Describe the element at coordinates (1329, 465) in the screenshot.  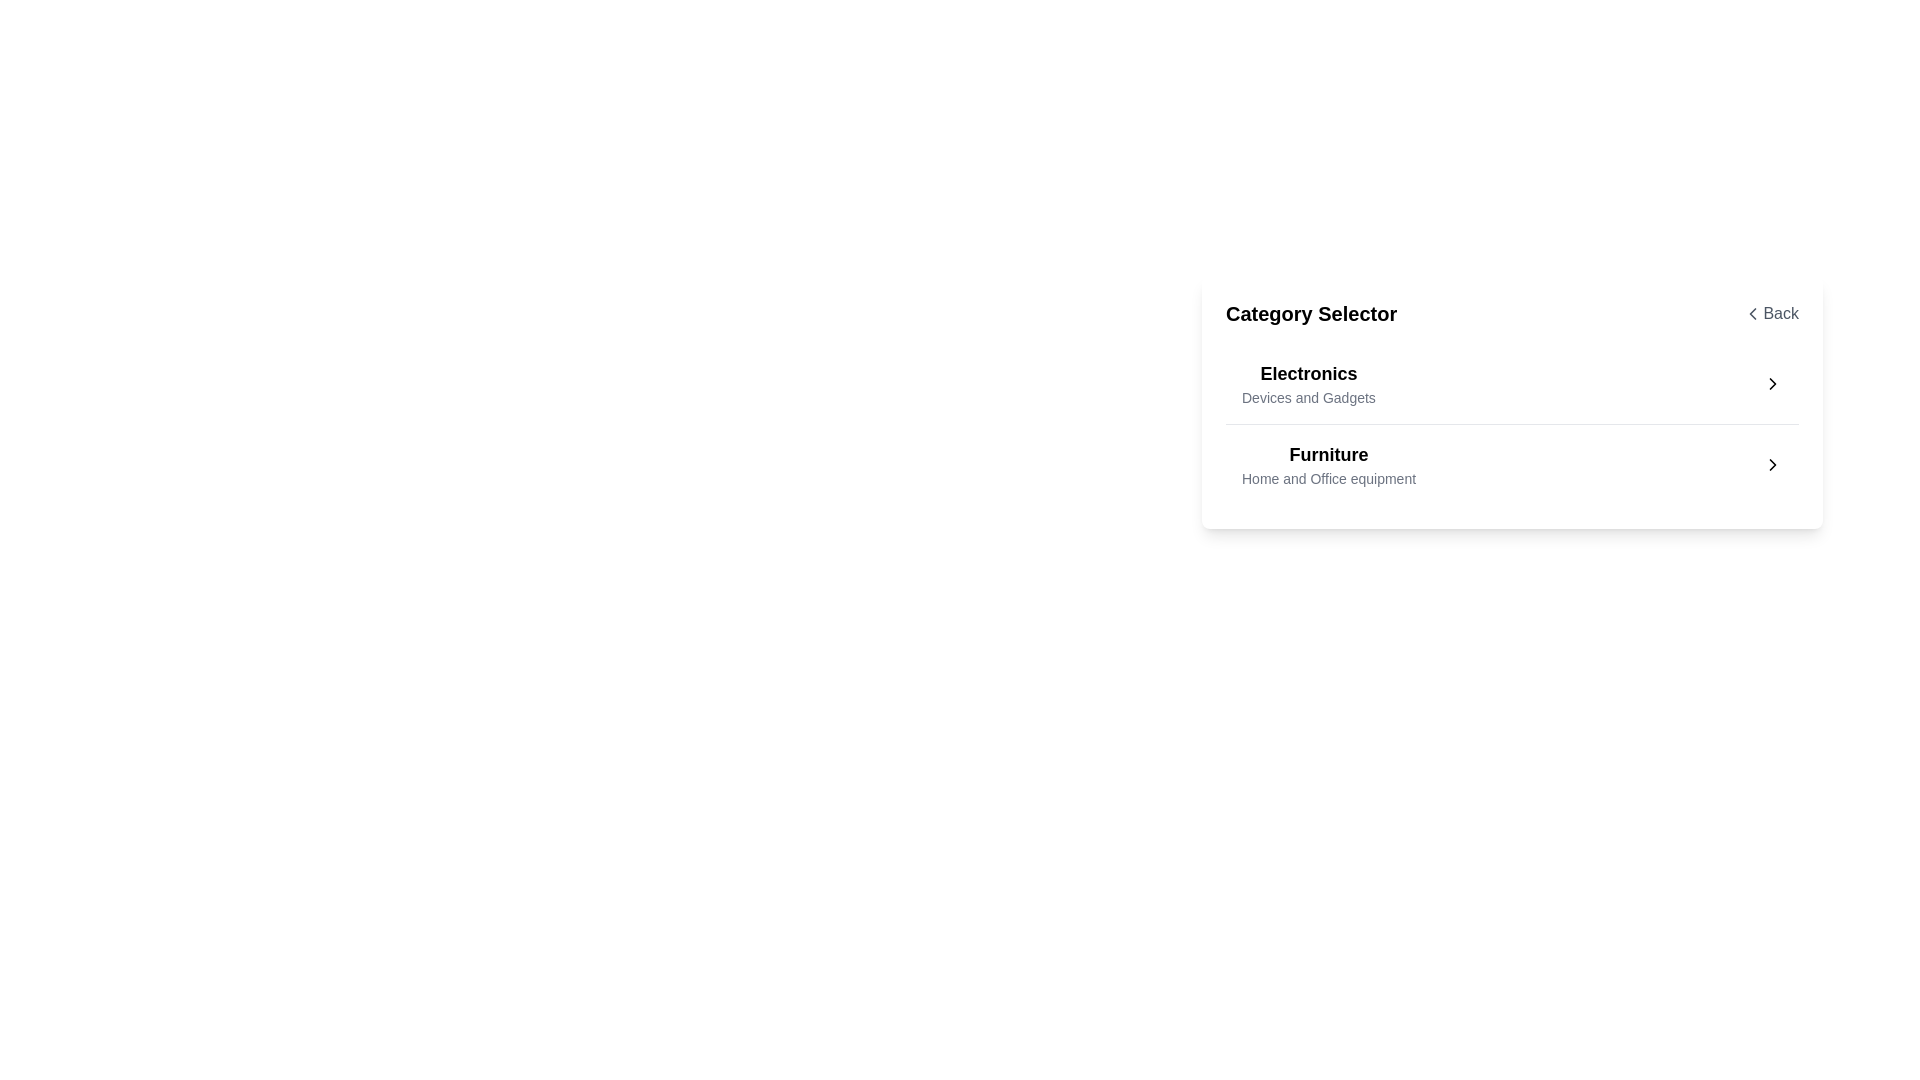
I see `the 'Furniture' category item in the 'Category Selector' section` at that location.